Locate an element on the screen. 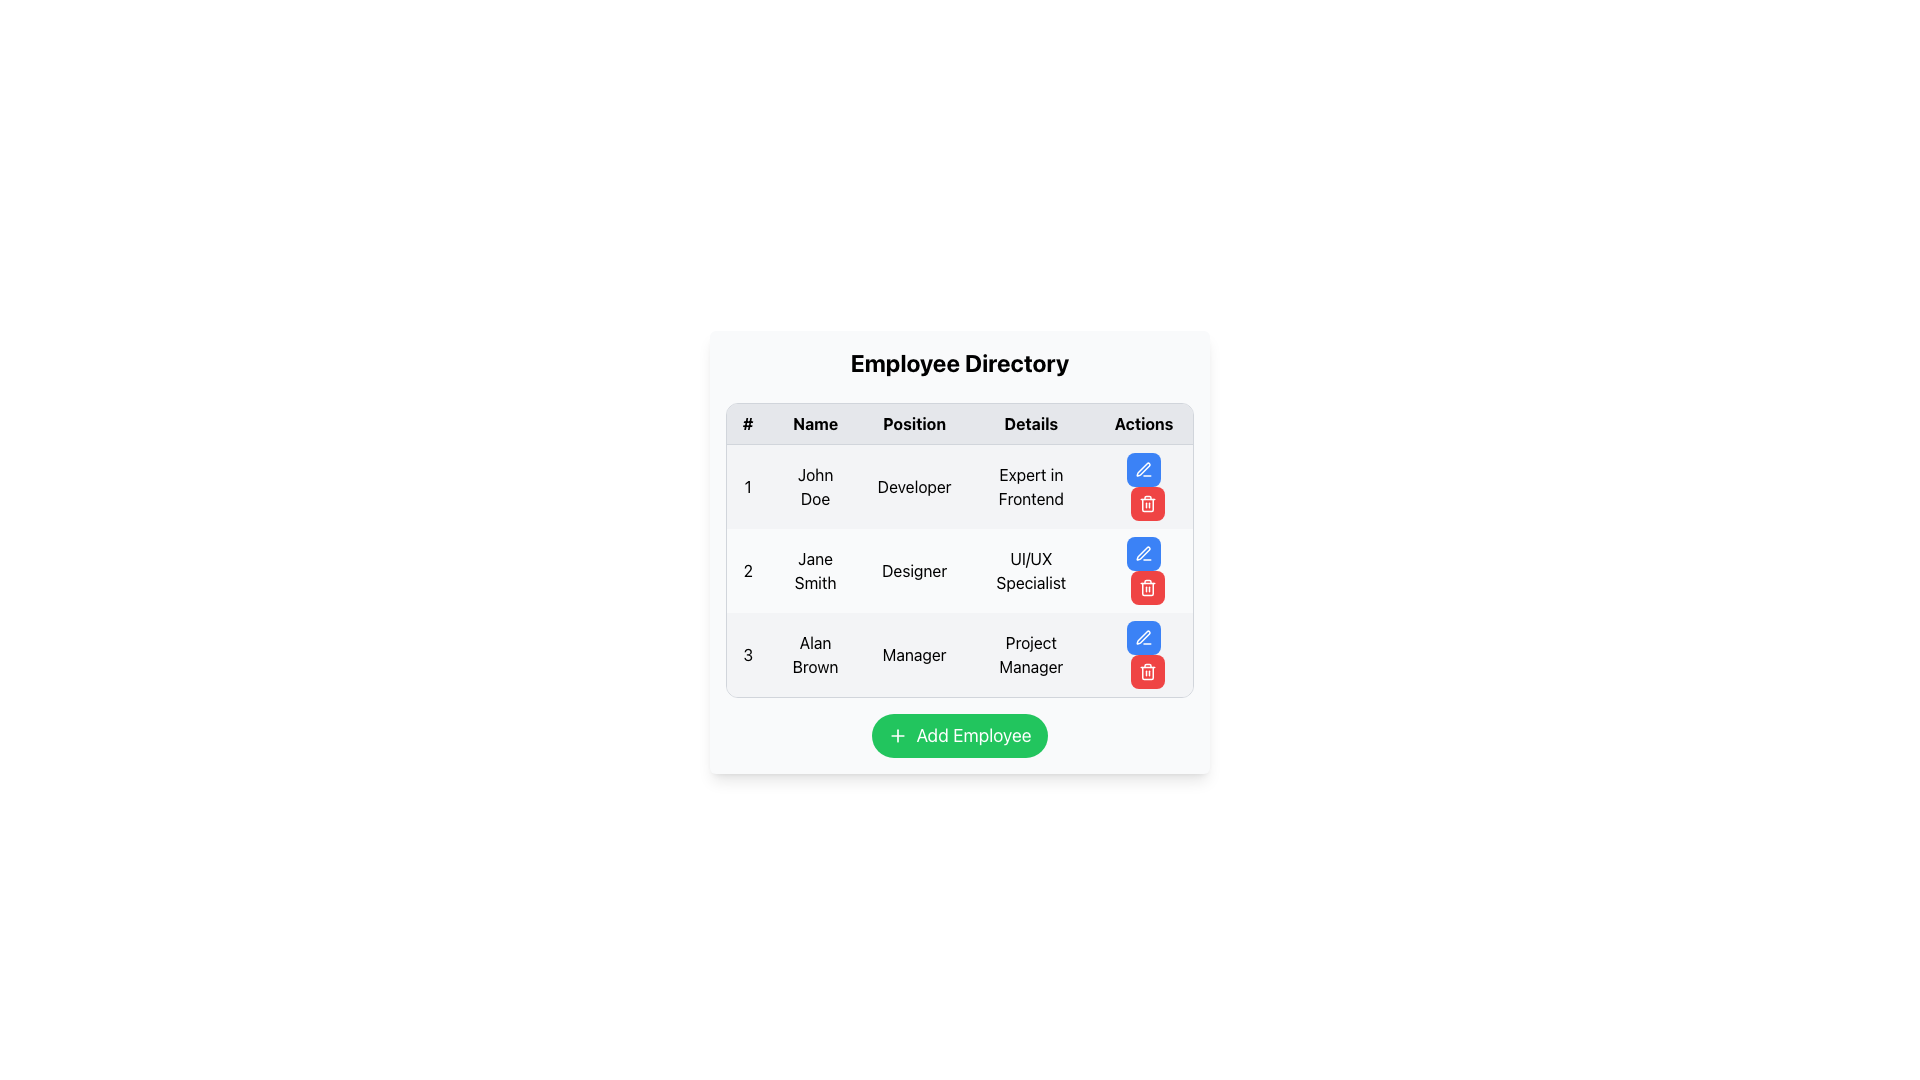  the delete button in the 'Actions' column of the second row for 'Jane Smith' in the 'Employee Directory' is located at coordinates (1144, 570).